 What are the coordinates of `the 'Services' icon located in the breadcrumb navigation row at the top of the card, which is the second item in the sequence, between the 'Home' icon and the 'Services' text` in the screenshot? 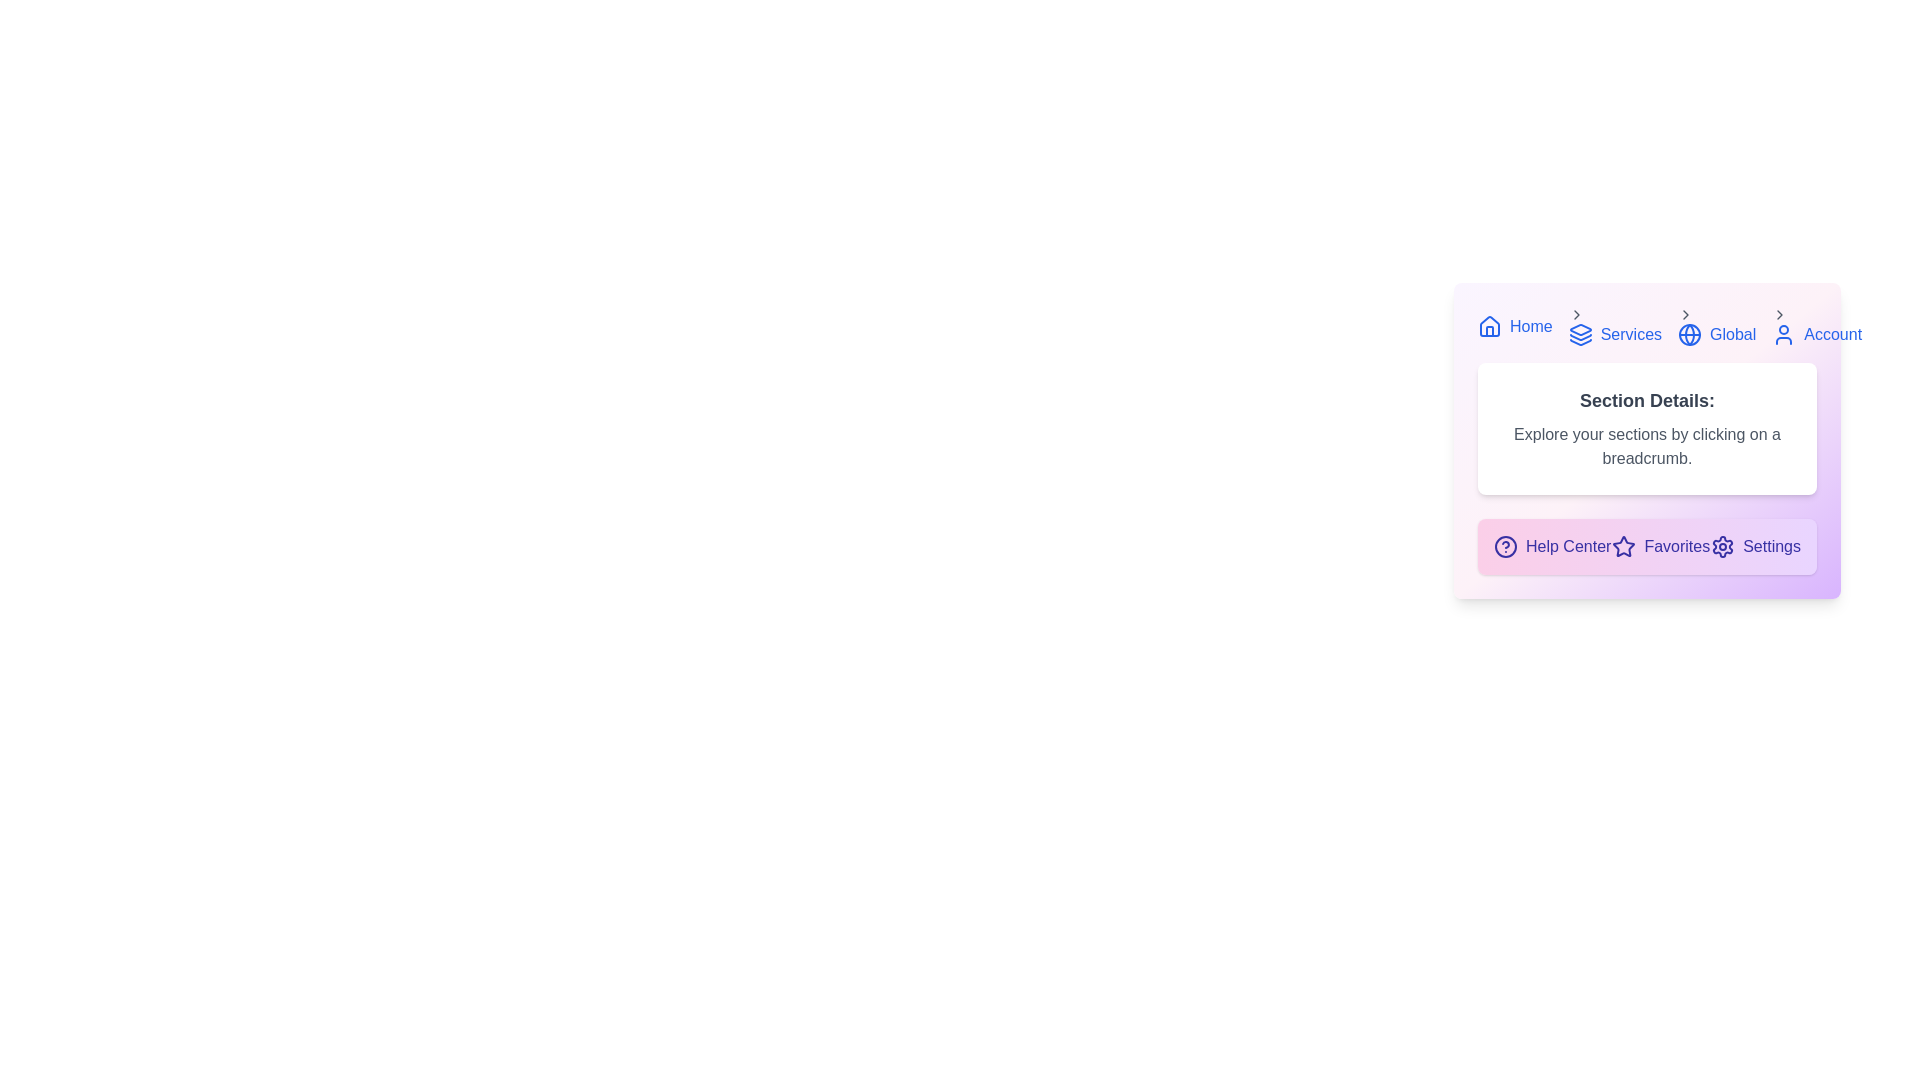 It's located at (1579, 329).